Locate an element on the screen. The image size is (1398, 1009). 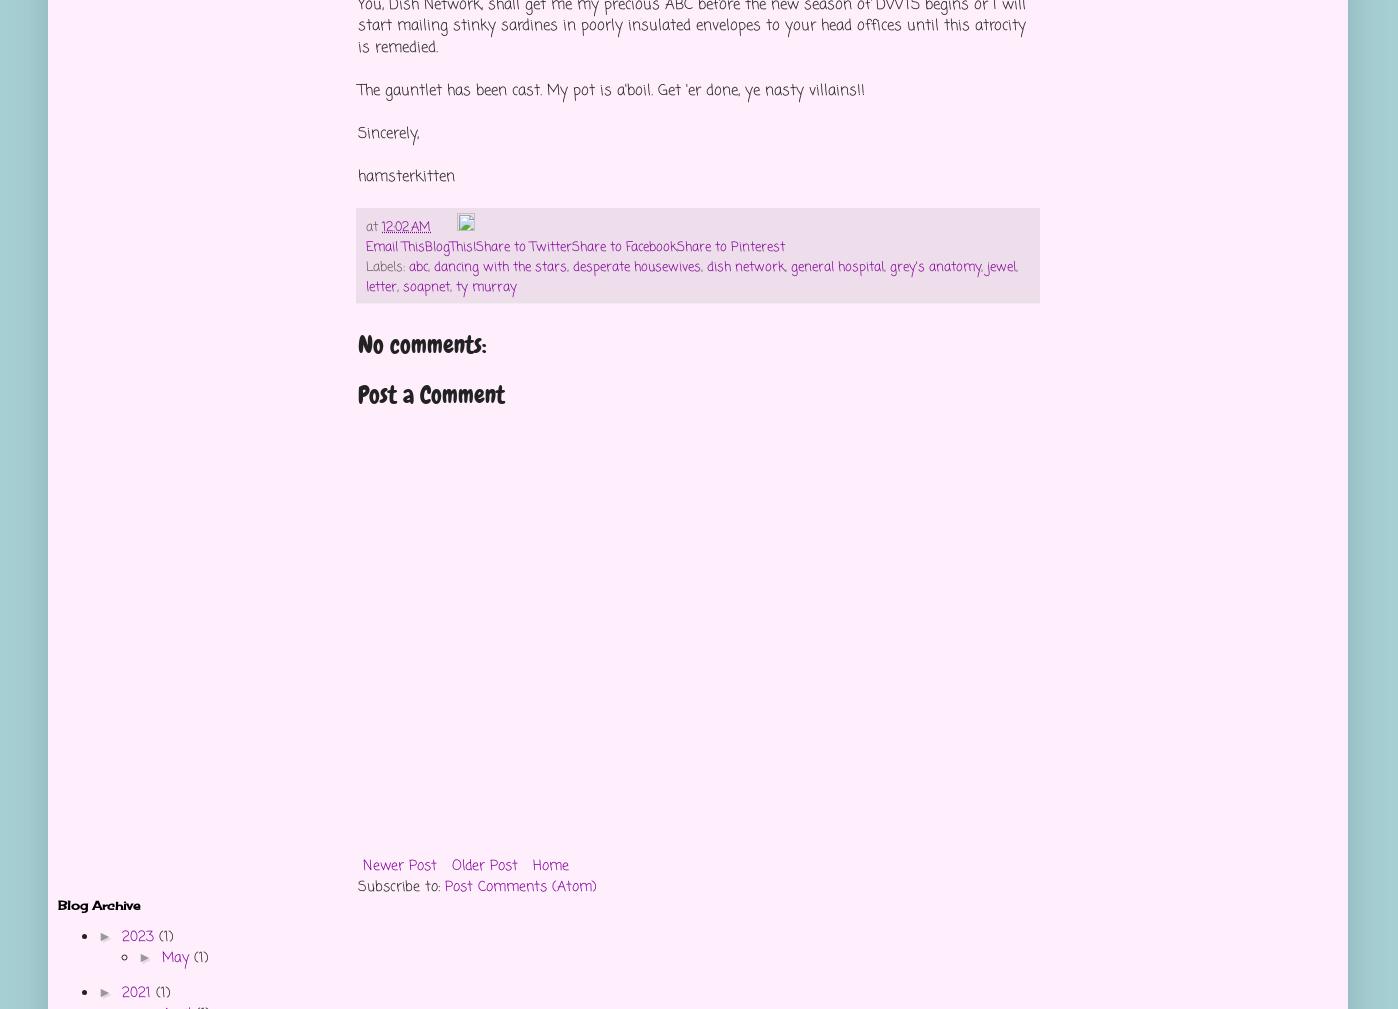
'Older Post' is located at coordinates (483, 866).